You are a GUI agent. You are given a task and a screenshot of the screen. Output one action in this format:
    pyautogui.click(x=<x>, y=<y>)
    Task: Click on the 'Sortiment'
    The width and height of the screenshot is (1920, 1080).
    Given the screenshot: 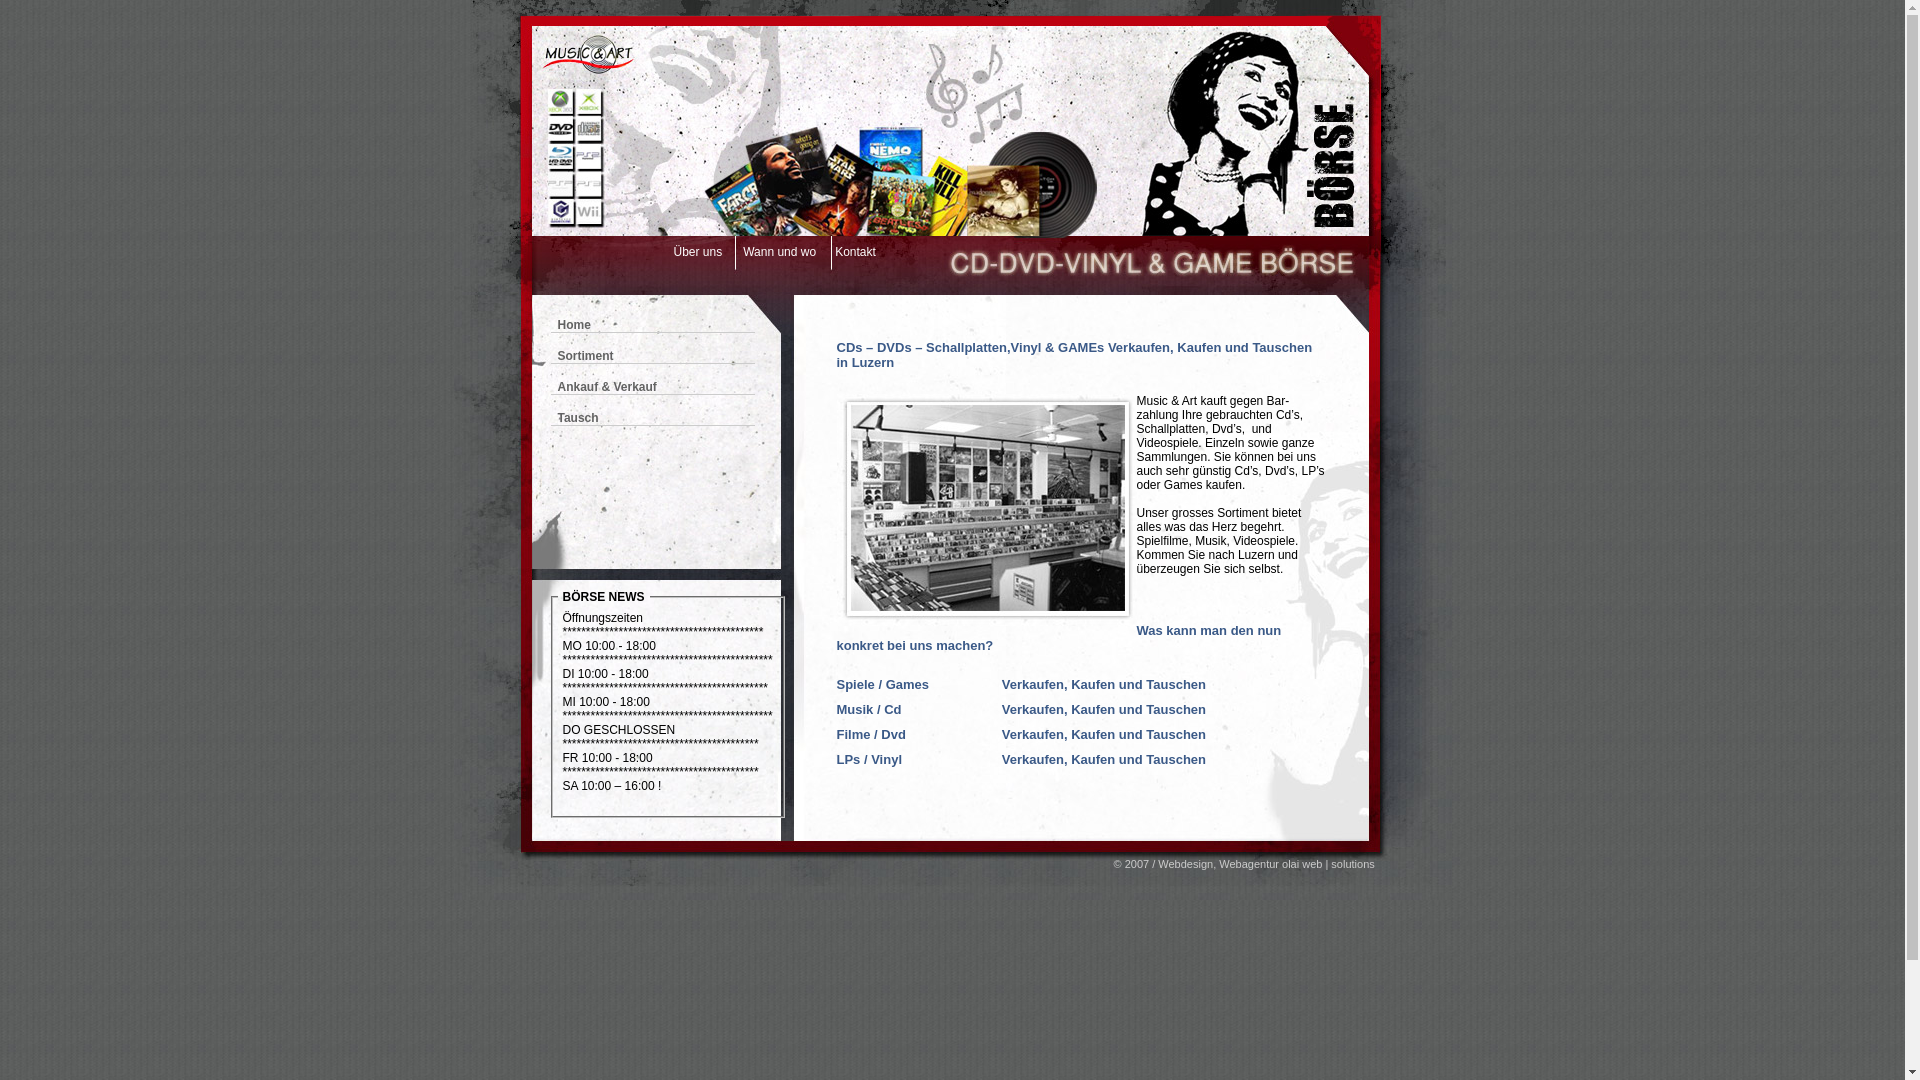 What is the action you would take?
    pyautogui.click(x=584, y=354)
    